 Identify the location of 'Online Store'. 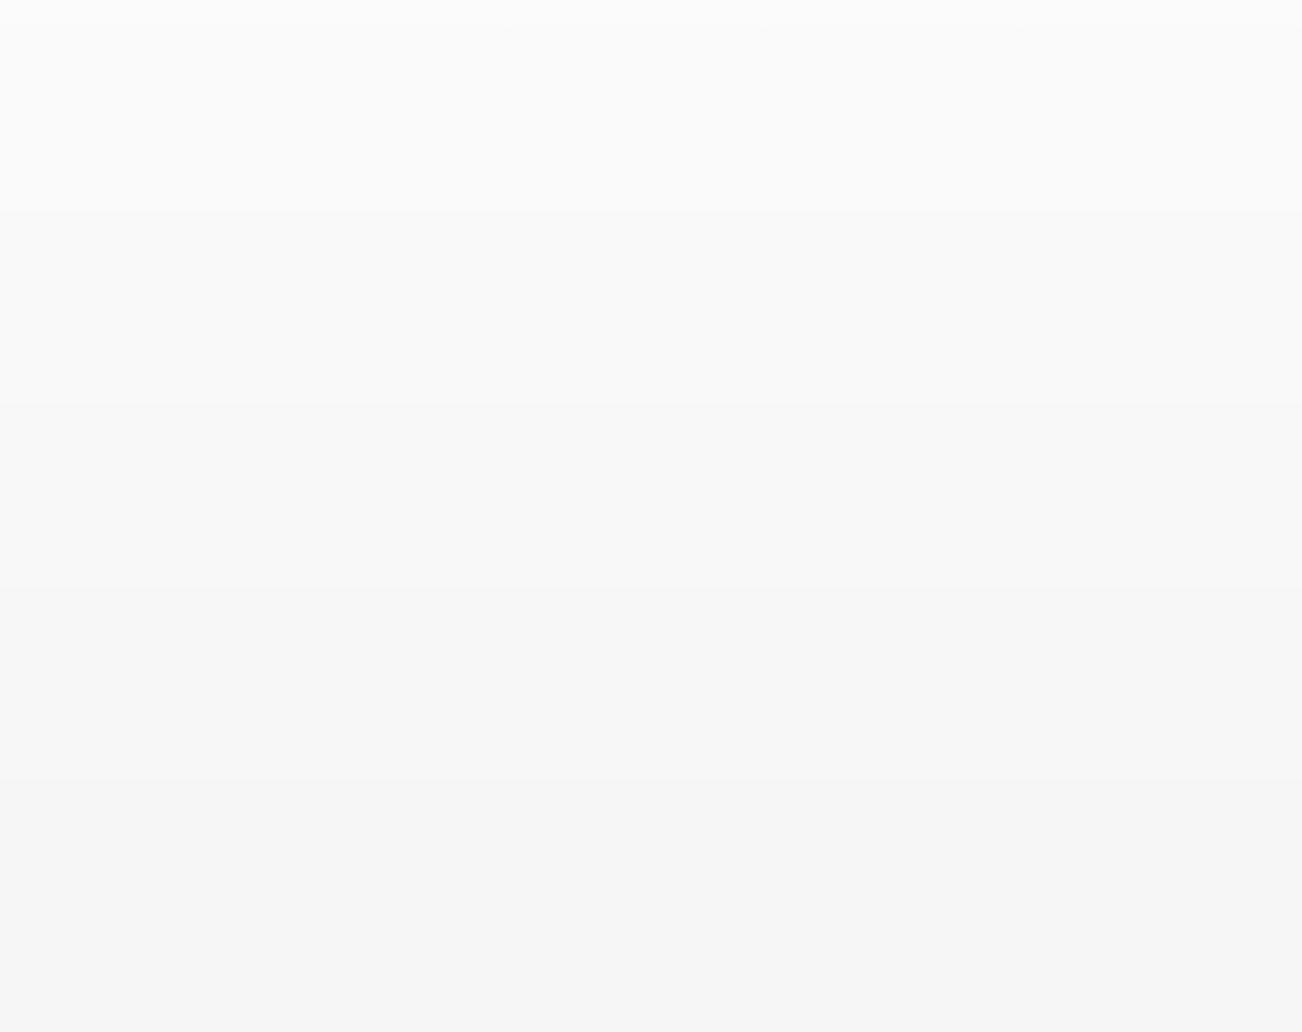
(954, 746).